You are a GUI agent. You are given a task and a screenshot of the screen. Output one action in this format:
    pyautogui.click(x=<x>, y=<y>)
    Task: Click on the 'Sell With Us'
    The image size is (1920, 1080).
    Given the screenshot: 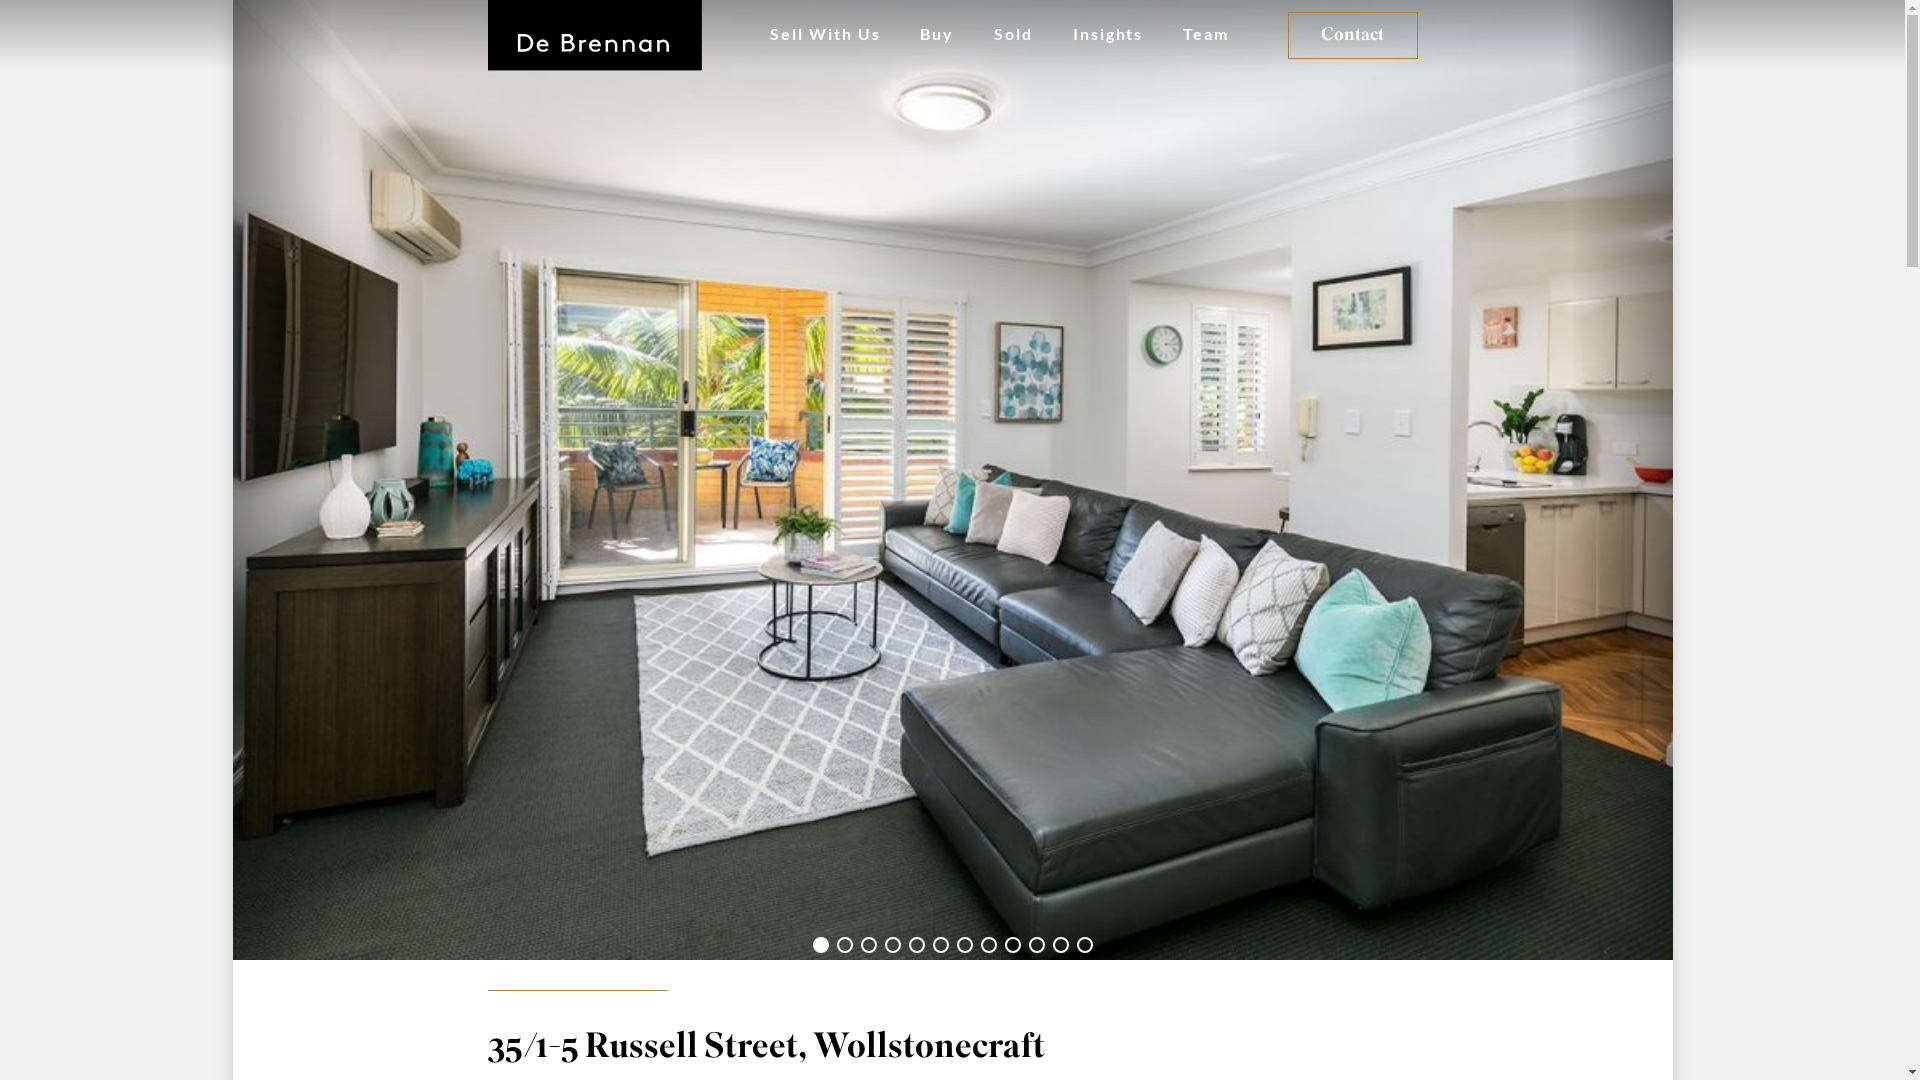 What is the action you would take?
    pyautogui.click(x=825, y=34)
    